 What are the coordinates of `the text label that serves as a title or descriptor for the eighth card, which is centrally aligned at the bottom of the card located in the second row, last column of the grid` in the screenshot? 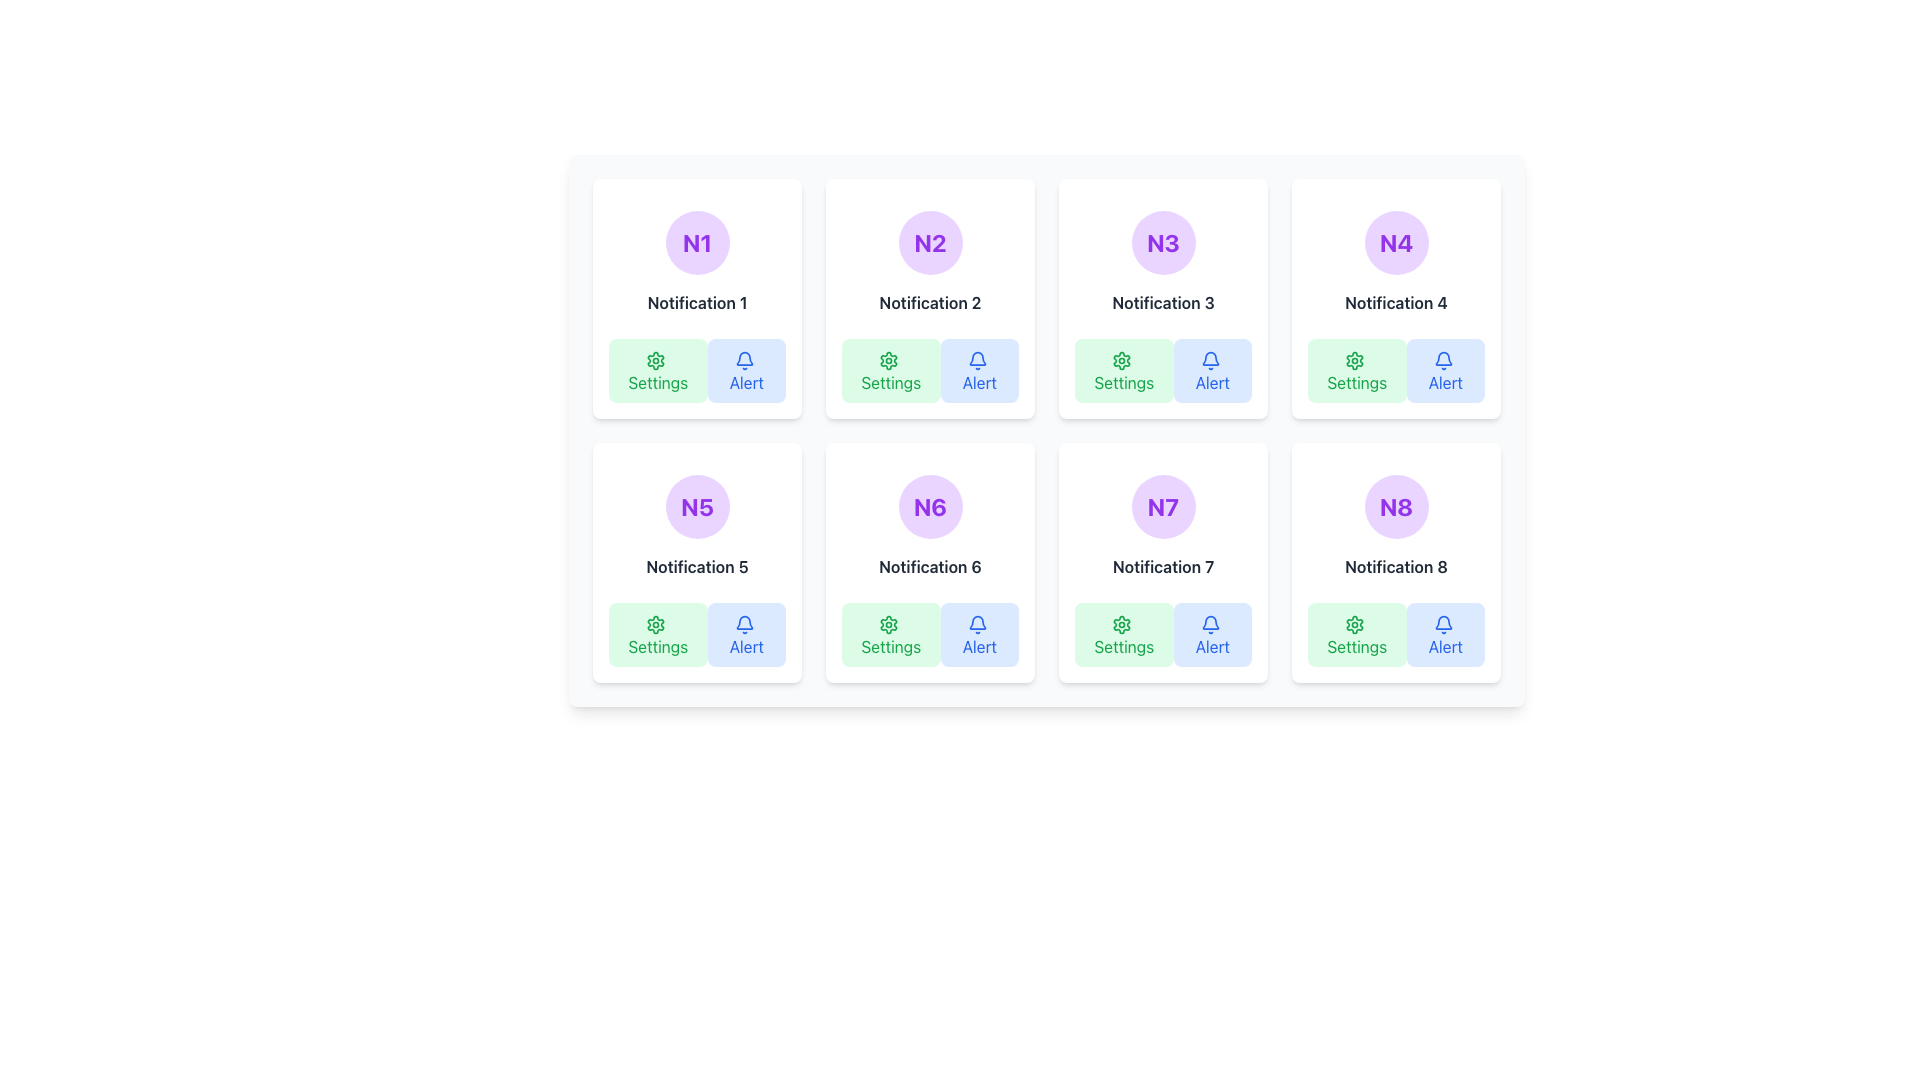 It's located at (1395, 567).